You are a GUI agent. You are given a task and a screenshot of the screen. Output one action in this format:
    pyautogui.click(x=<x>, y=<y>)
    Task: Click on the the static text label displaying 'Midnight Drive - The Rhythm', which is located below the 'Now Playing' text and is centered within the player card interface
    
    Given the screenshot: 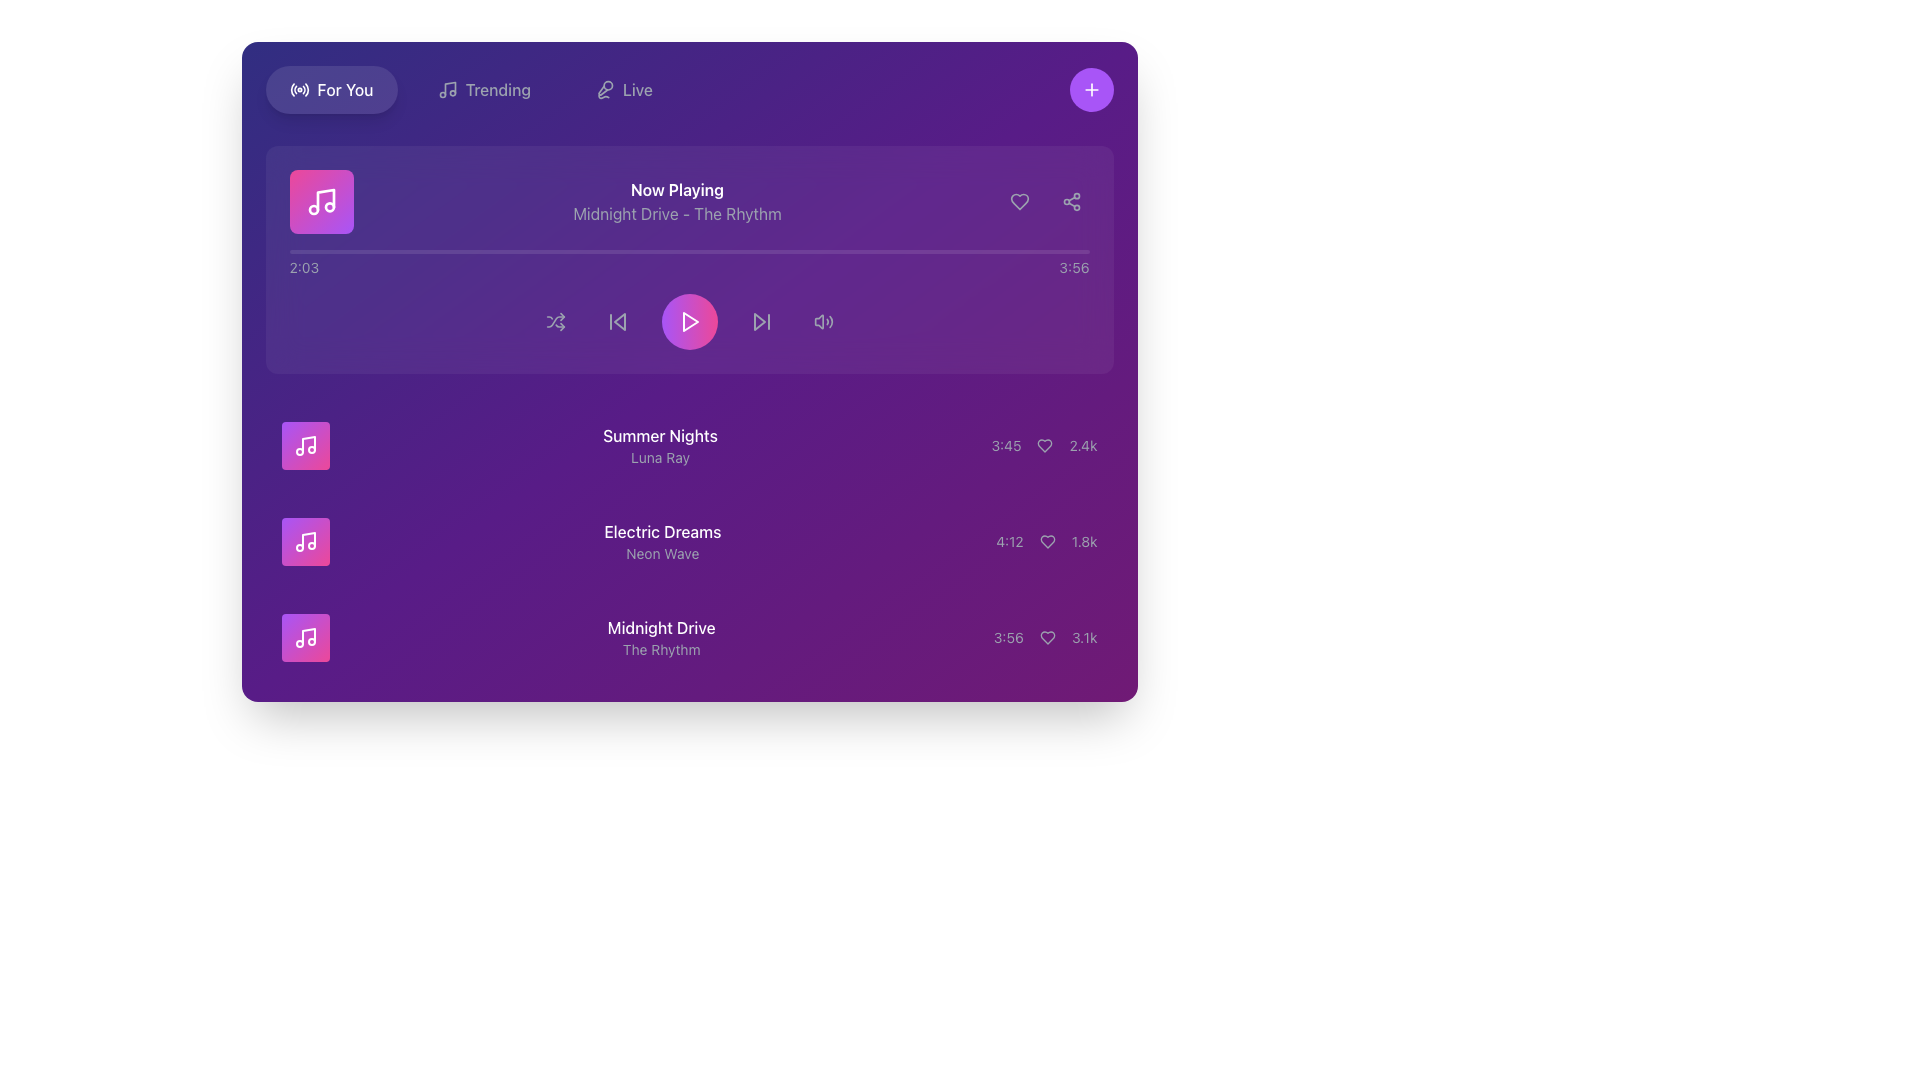 What is the action you would take?
    pyautogui.click(x=677, y=213)
    